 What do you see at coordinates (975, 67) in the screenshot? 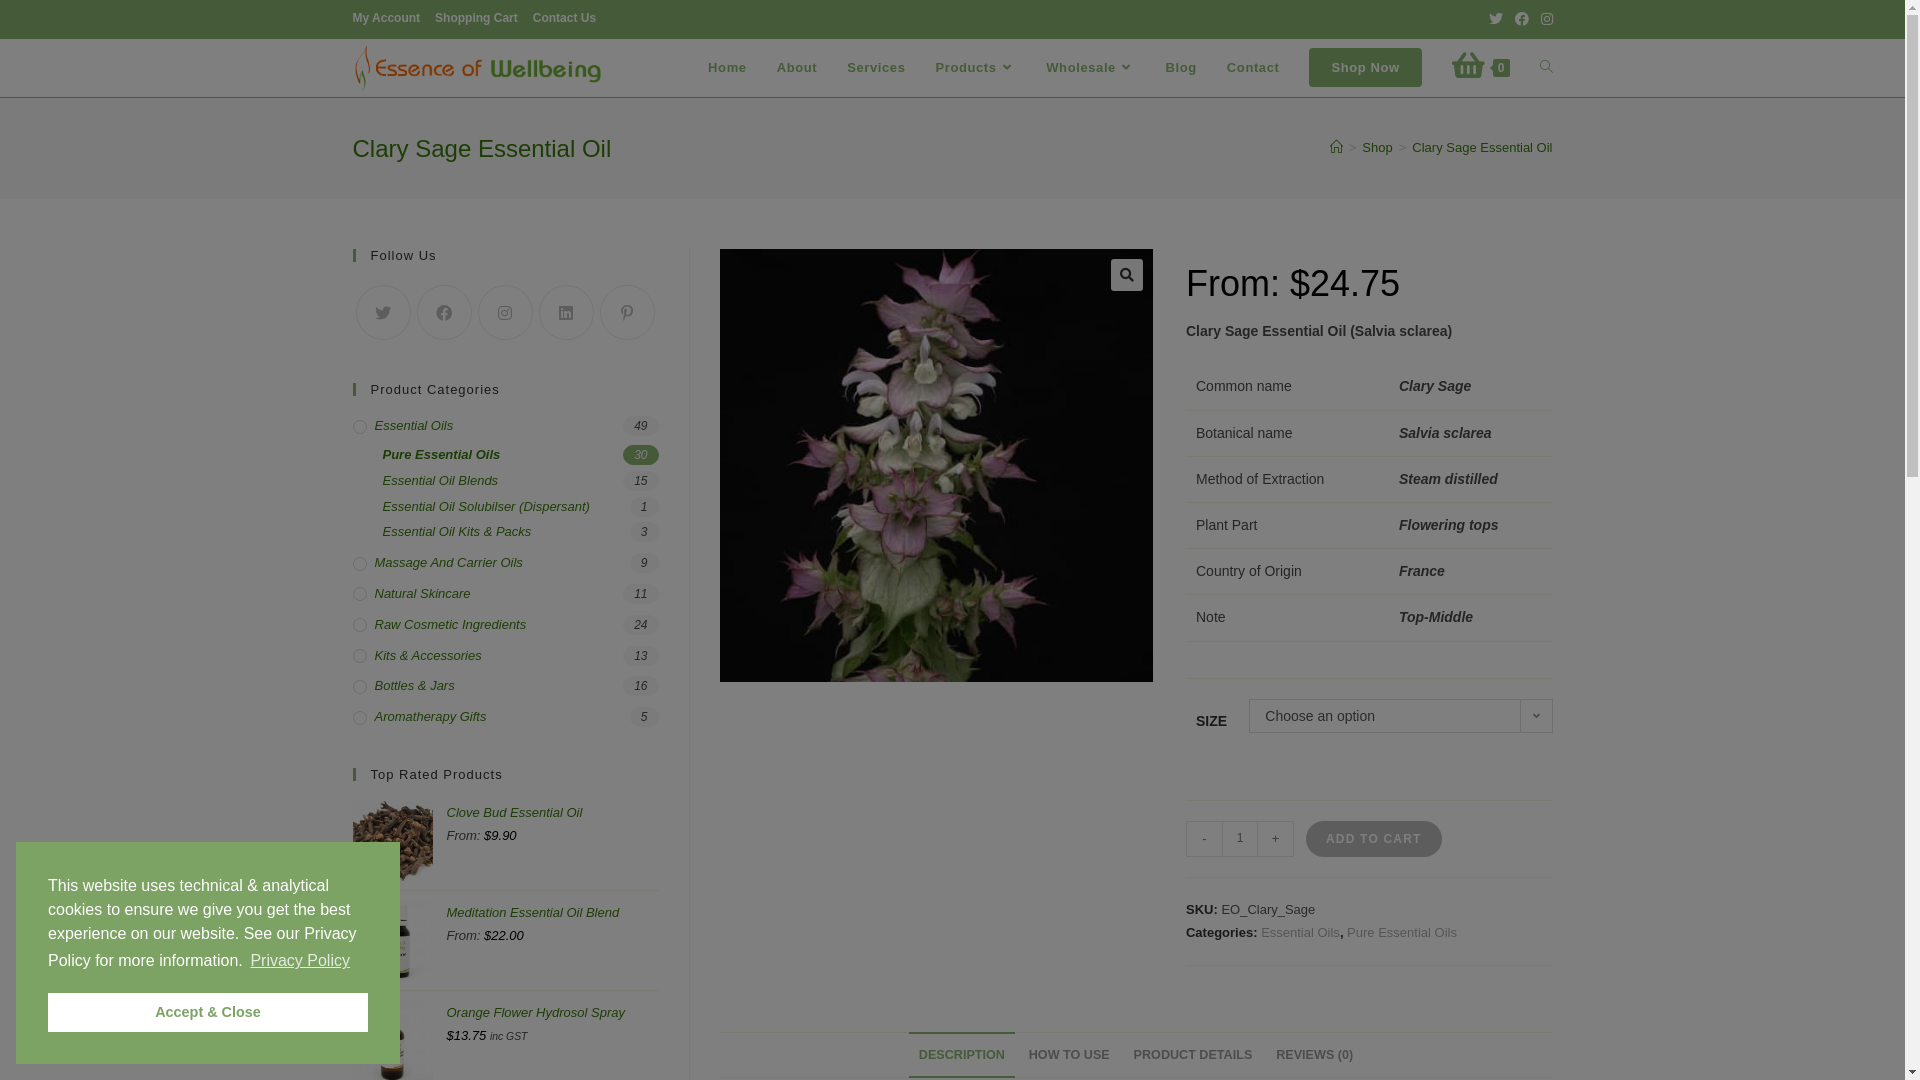
I see `'Products'` at bounding box center [975, 67].